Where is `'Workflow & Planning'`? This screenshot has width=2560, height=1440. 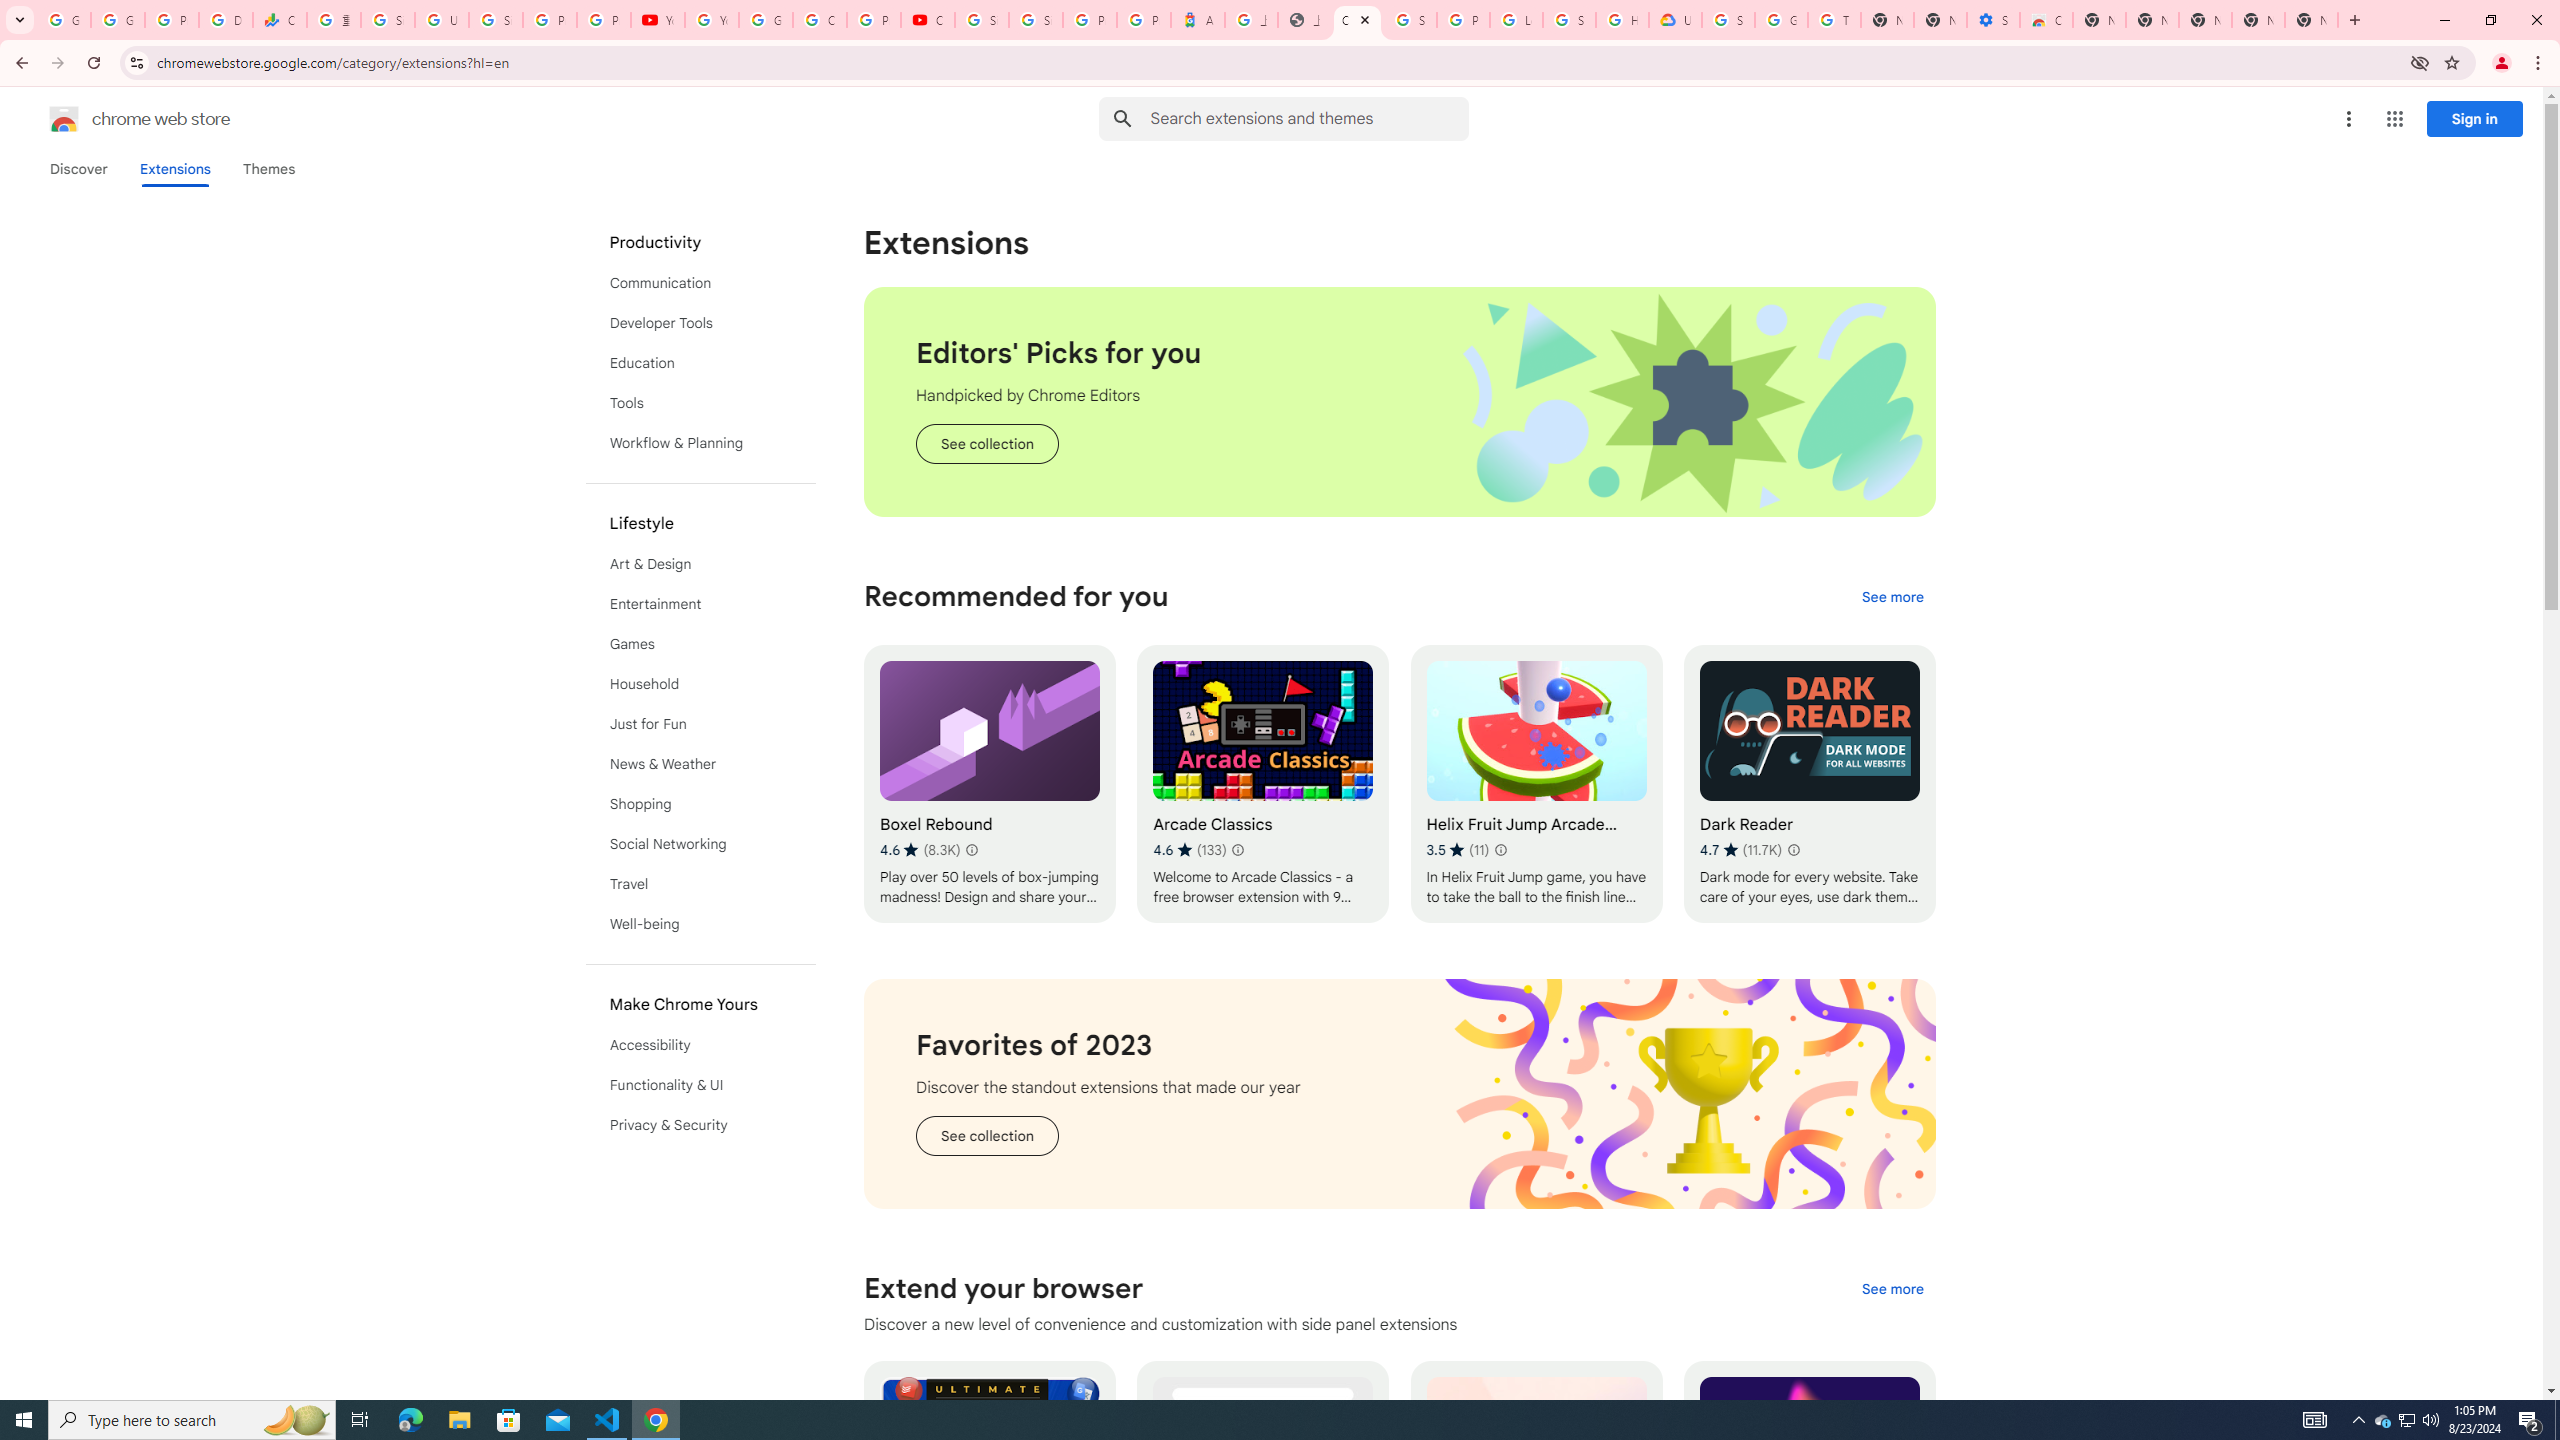 'Workflow & Planning' is located at coordinates (701, 443).